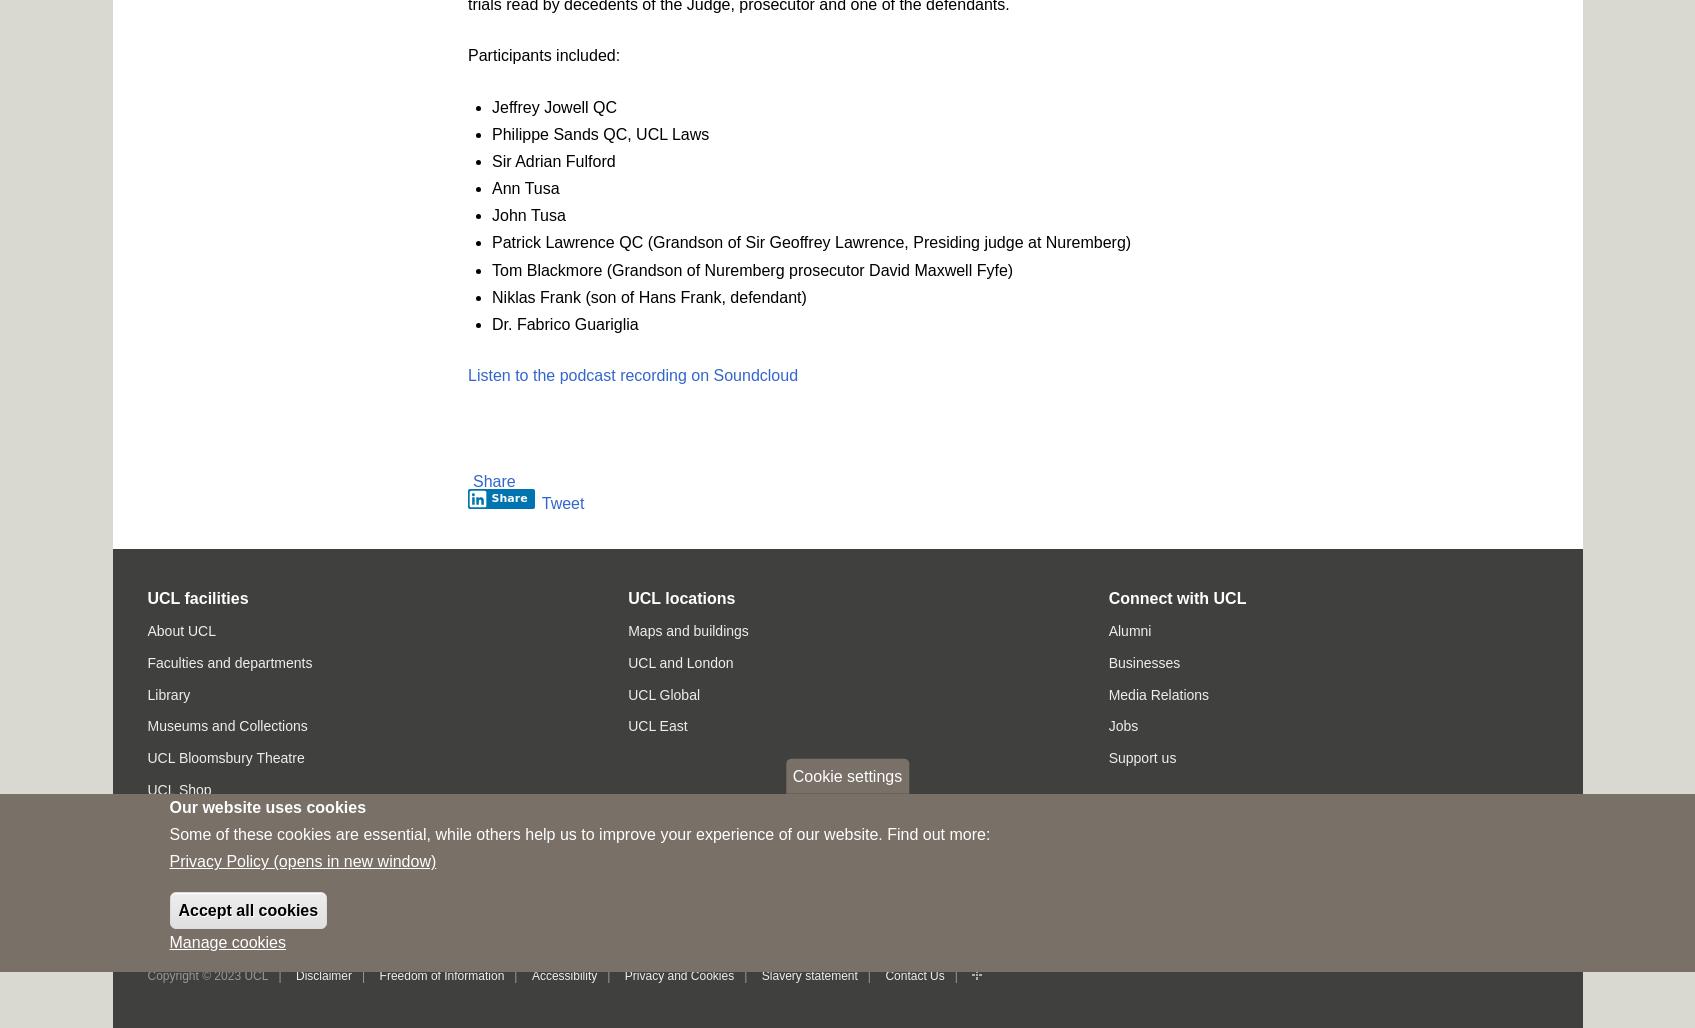 Image resolution: width=1695 pixels, height=1028 pixels. I want to click on 'Copyright © 2023 UCL', so click(206, 973).